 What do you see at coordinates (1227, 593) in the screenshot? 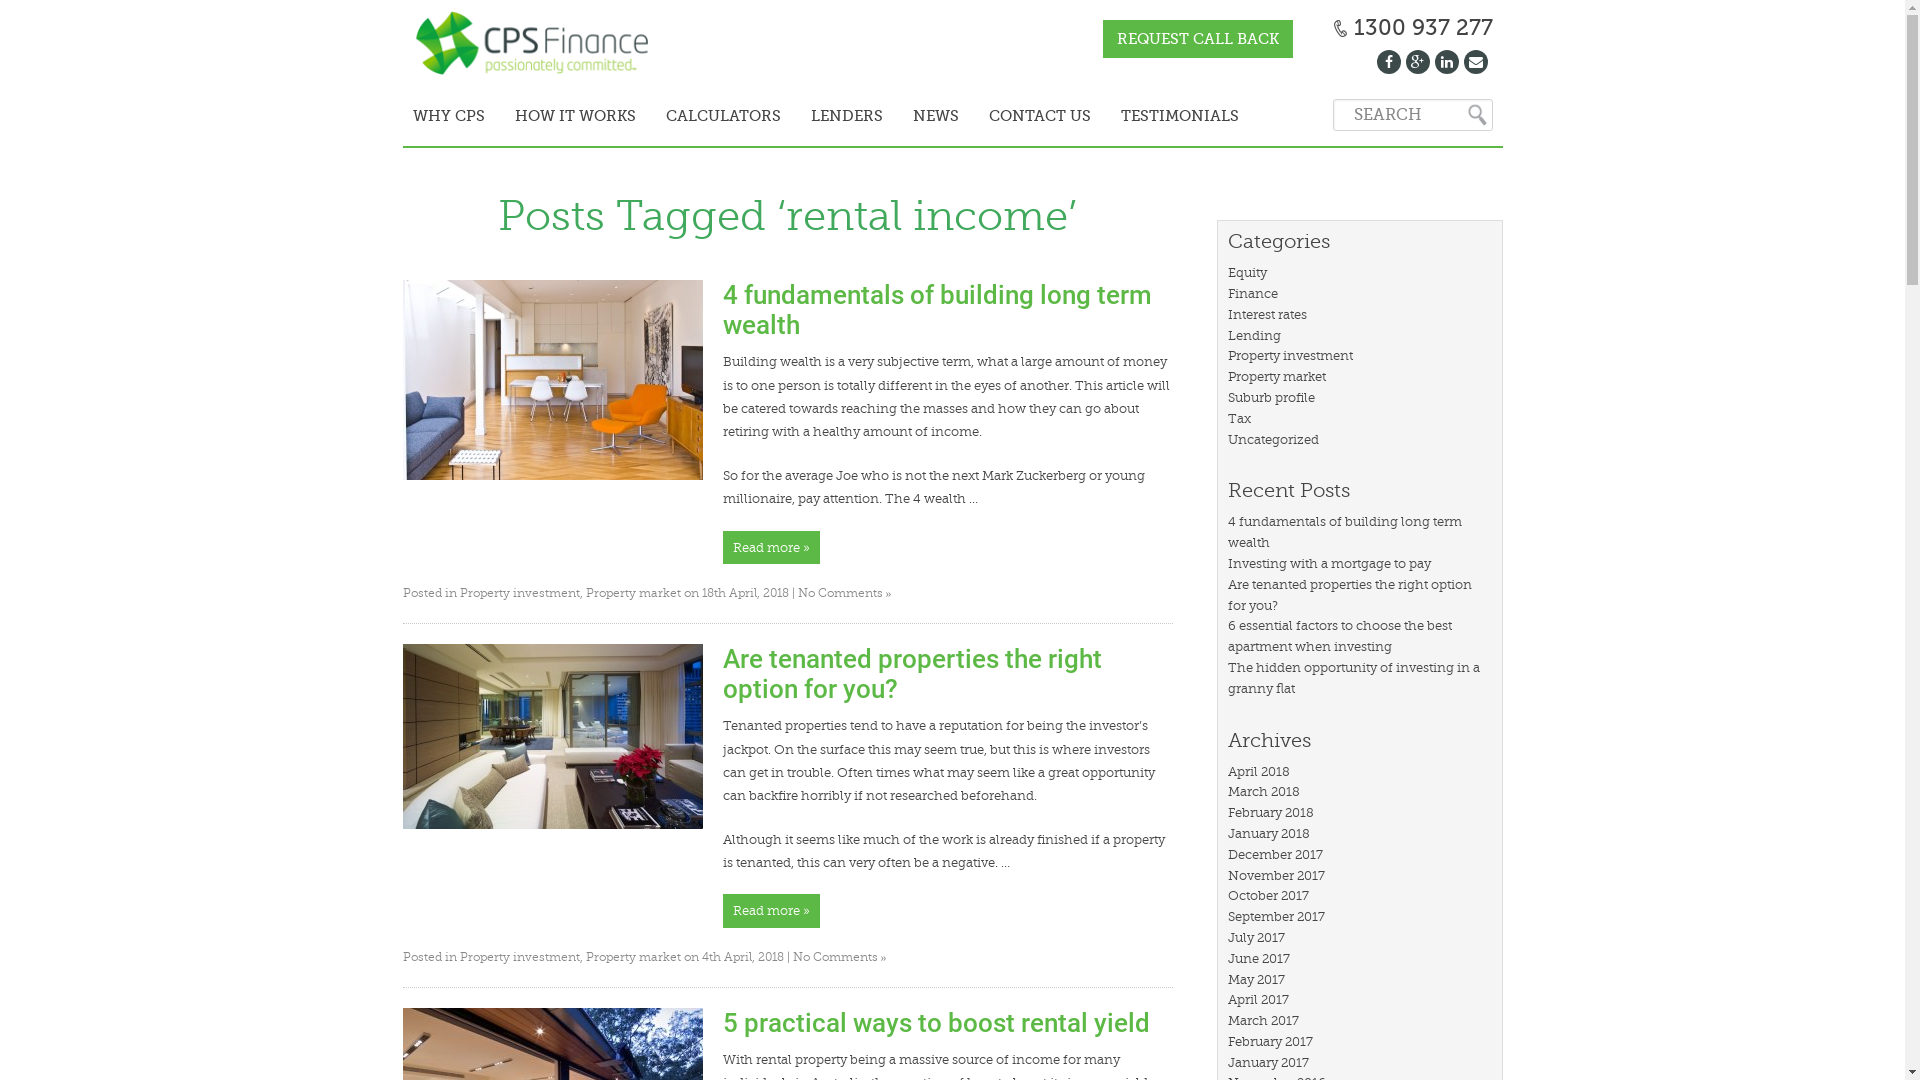
I see `'Are tenanted properties the right option for you?'` at bounding box center [1227, 593].